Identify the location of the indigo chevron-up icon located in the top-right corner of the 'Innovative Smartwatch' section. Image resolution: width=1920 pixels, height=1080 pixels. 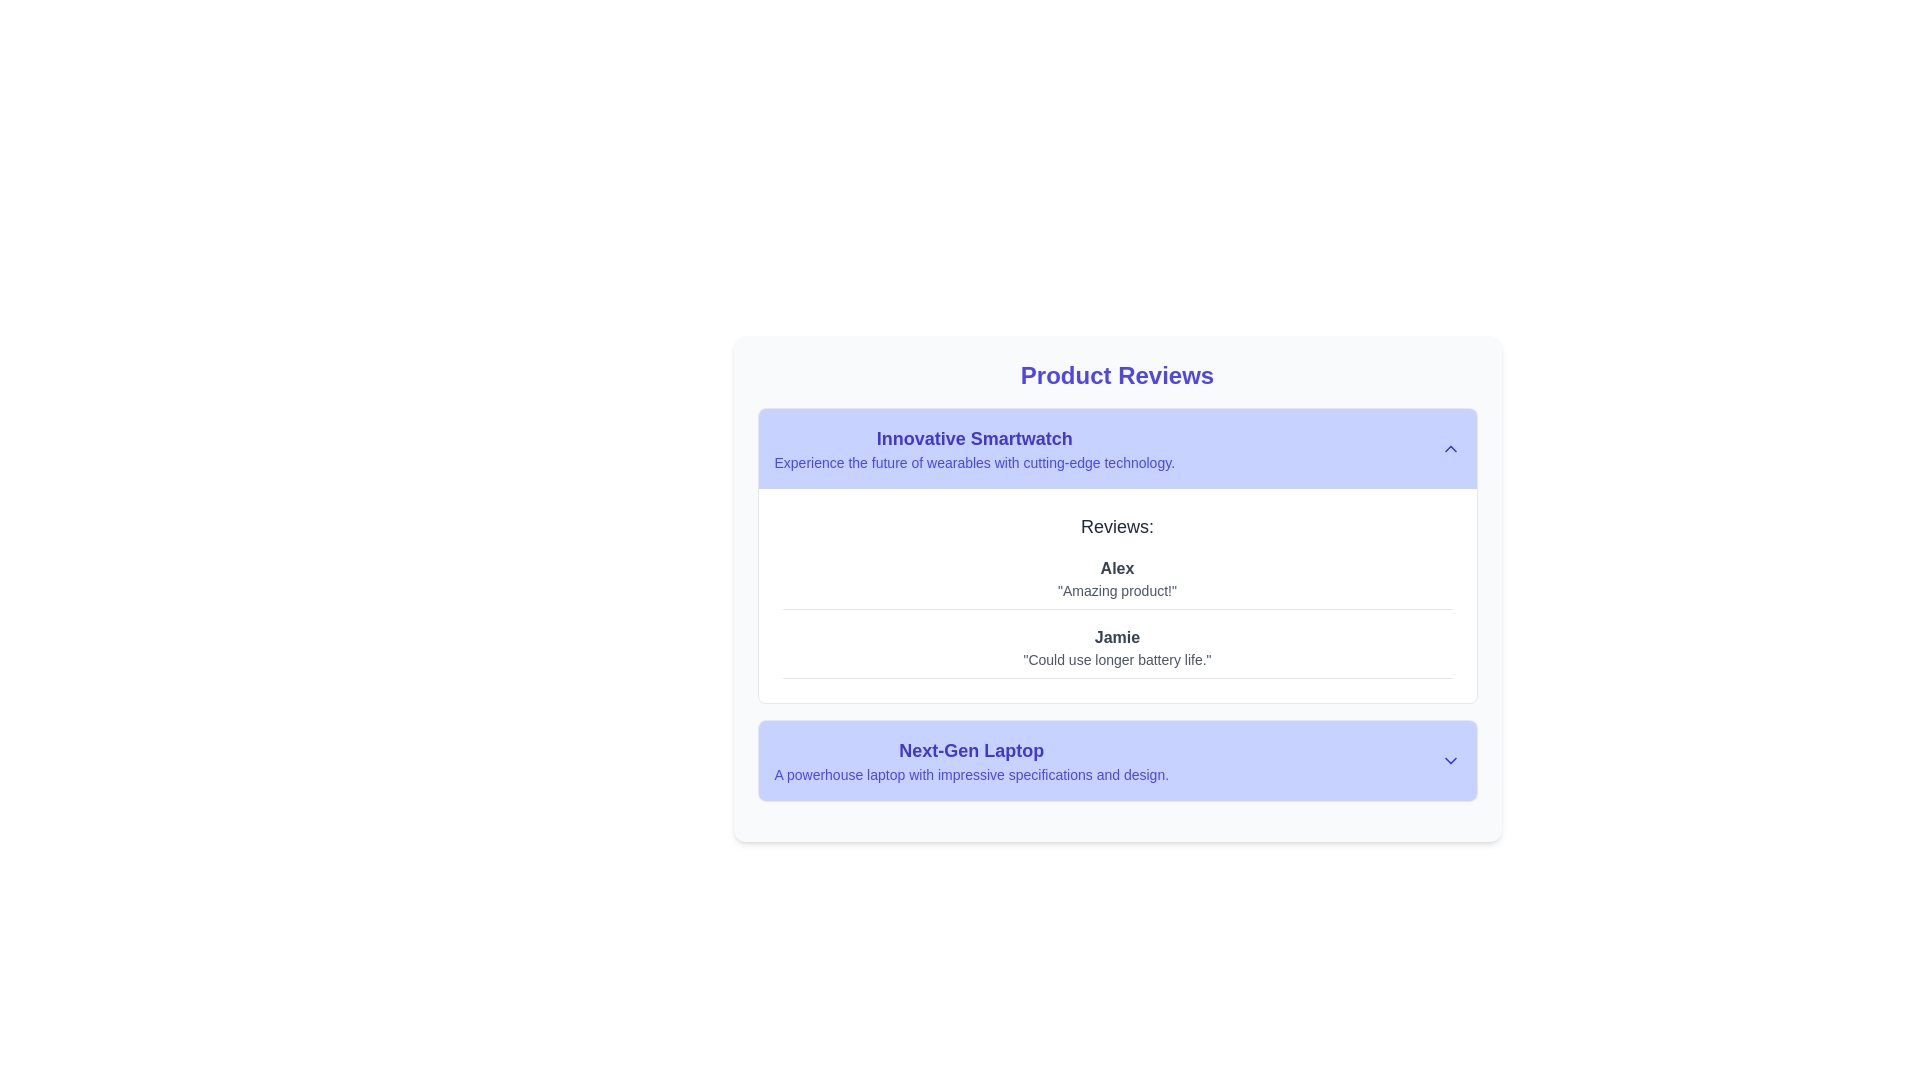
(1450, 447).